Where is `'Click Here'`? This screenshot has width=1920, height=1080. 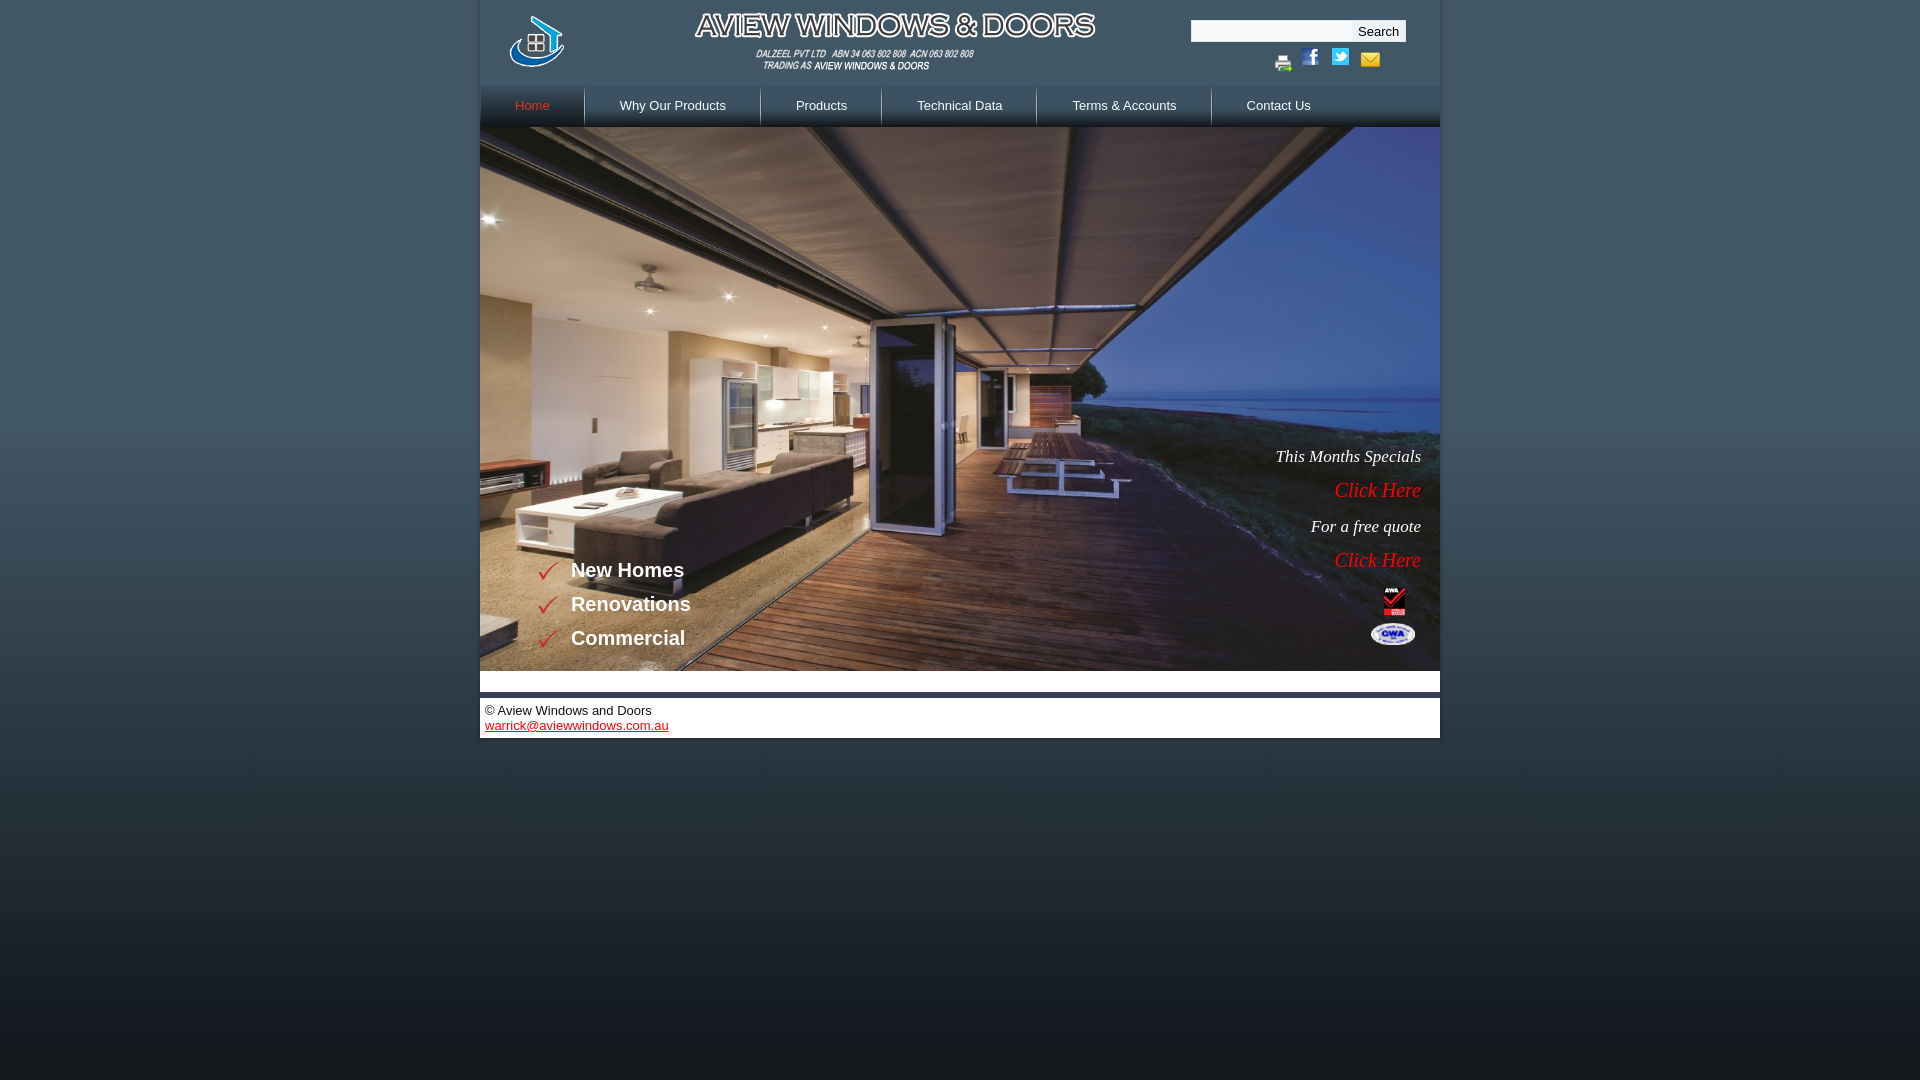 'Click Here' is located at coordinates (1376, 559).